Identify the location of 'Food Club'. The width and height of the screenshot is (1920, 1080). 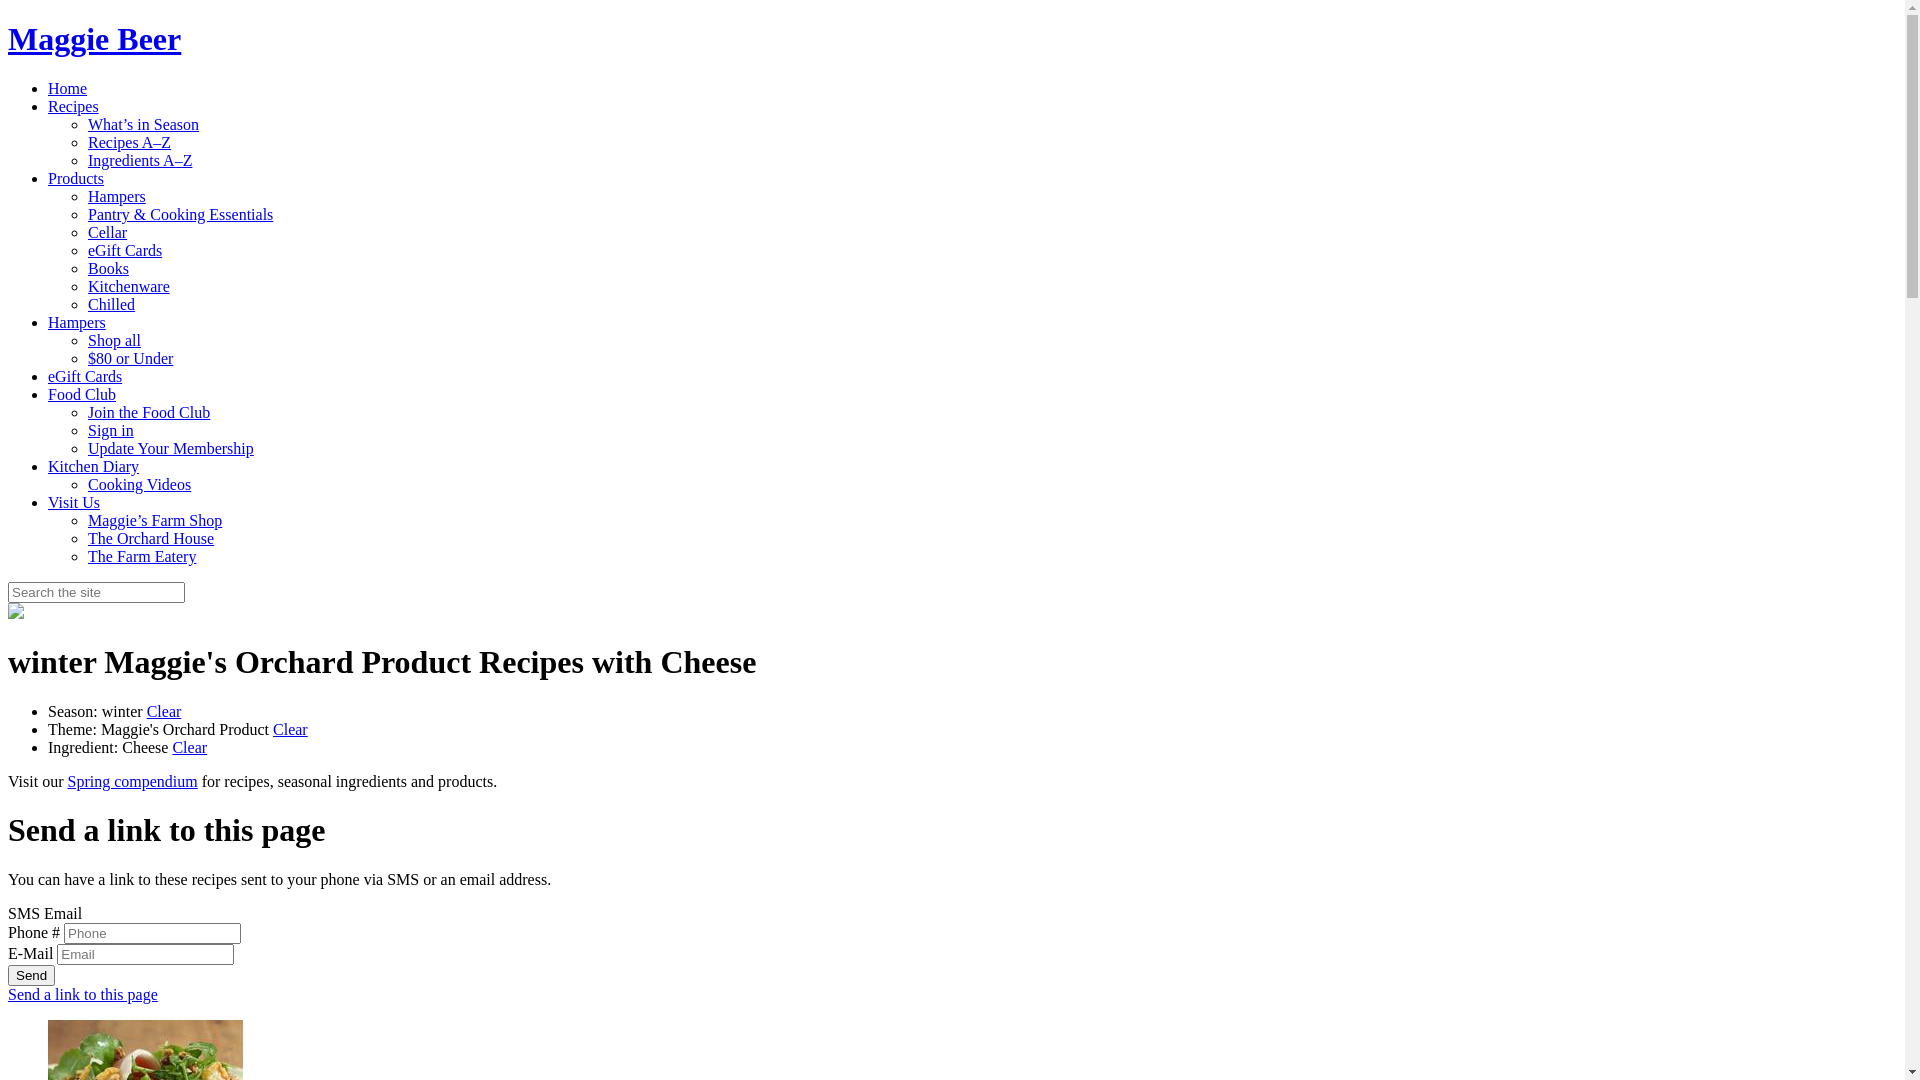
(80, 394).